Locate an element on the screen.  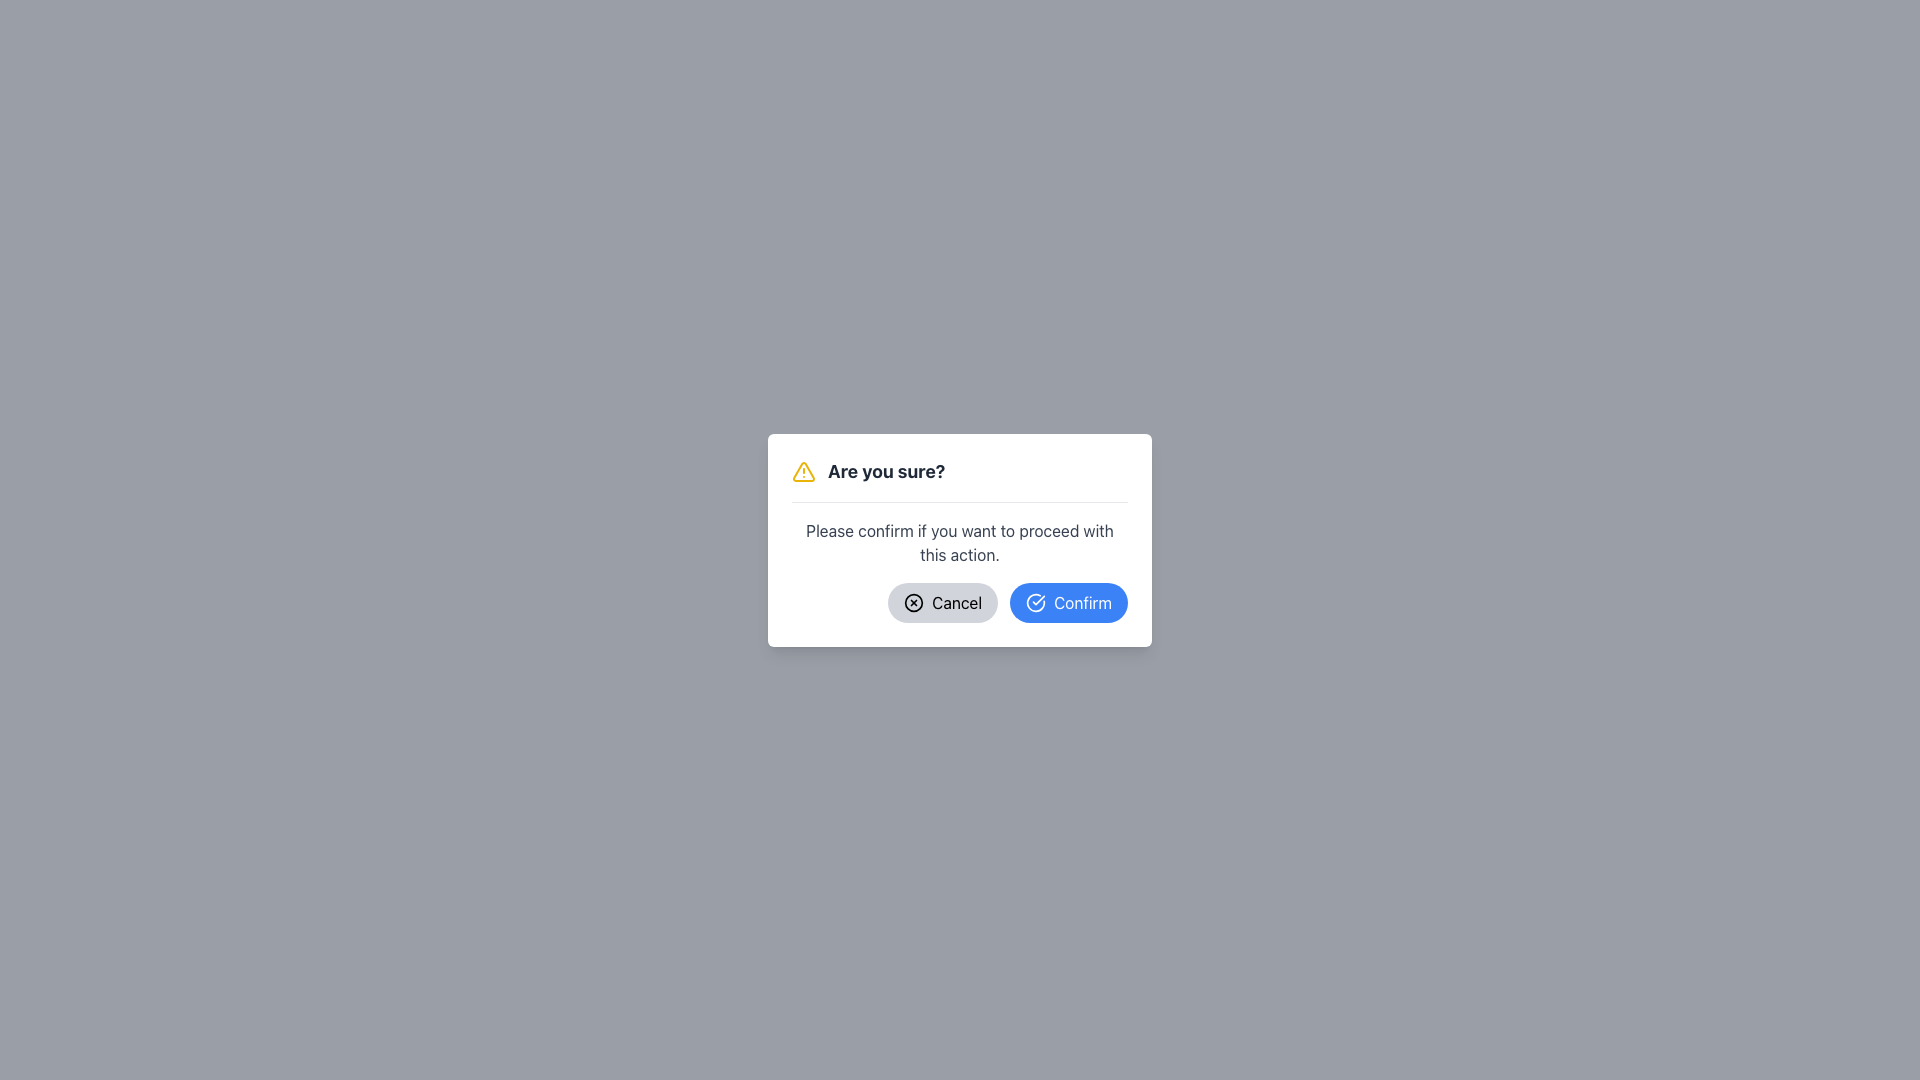
the cancellation button located at the bottom-center of the modal dialog box, which is the first button in a horizontal group of two buttons is located at coordinates (942, 601).